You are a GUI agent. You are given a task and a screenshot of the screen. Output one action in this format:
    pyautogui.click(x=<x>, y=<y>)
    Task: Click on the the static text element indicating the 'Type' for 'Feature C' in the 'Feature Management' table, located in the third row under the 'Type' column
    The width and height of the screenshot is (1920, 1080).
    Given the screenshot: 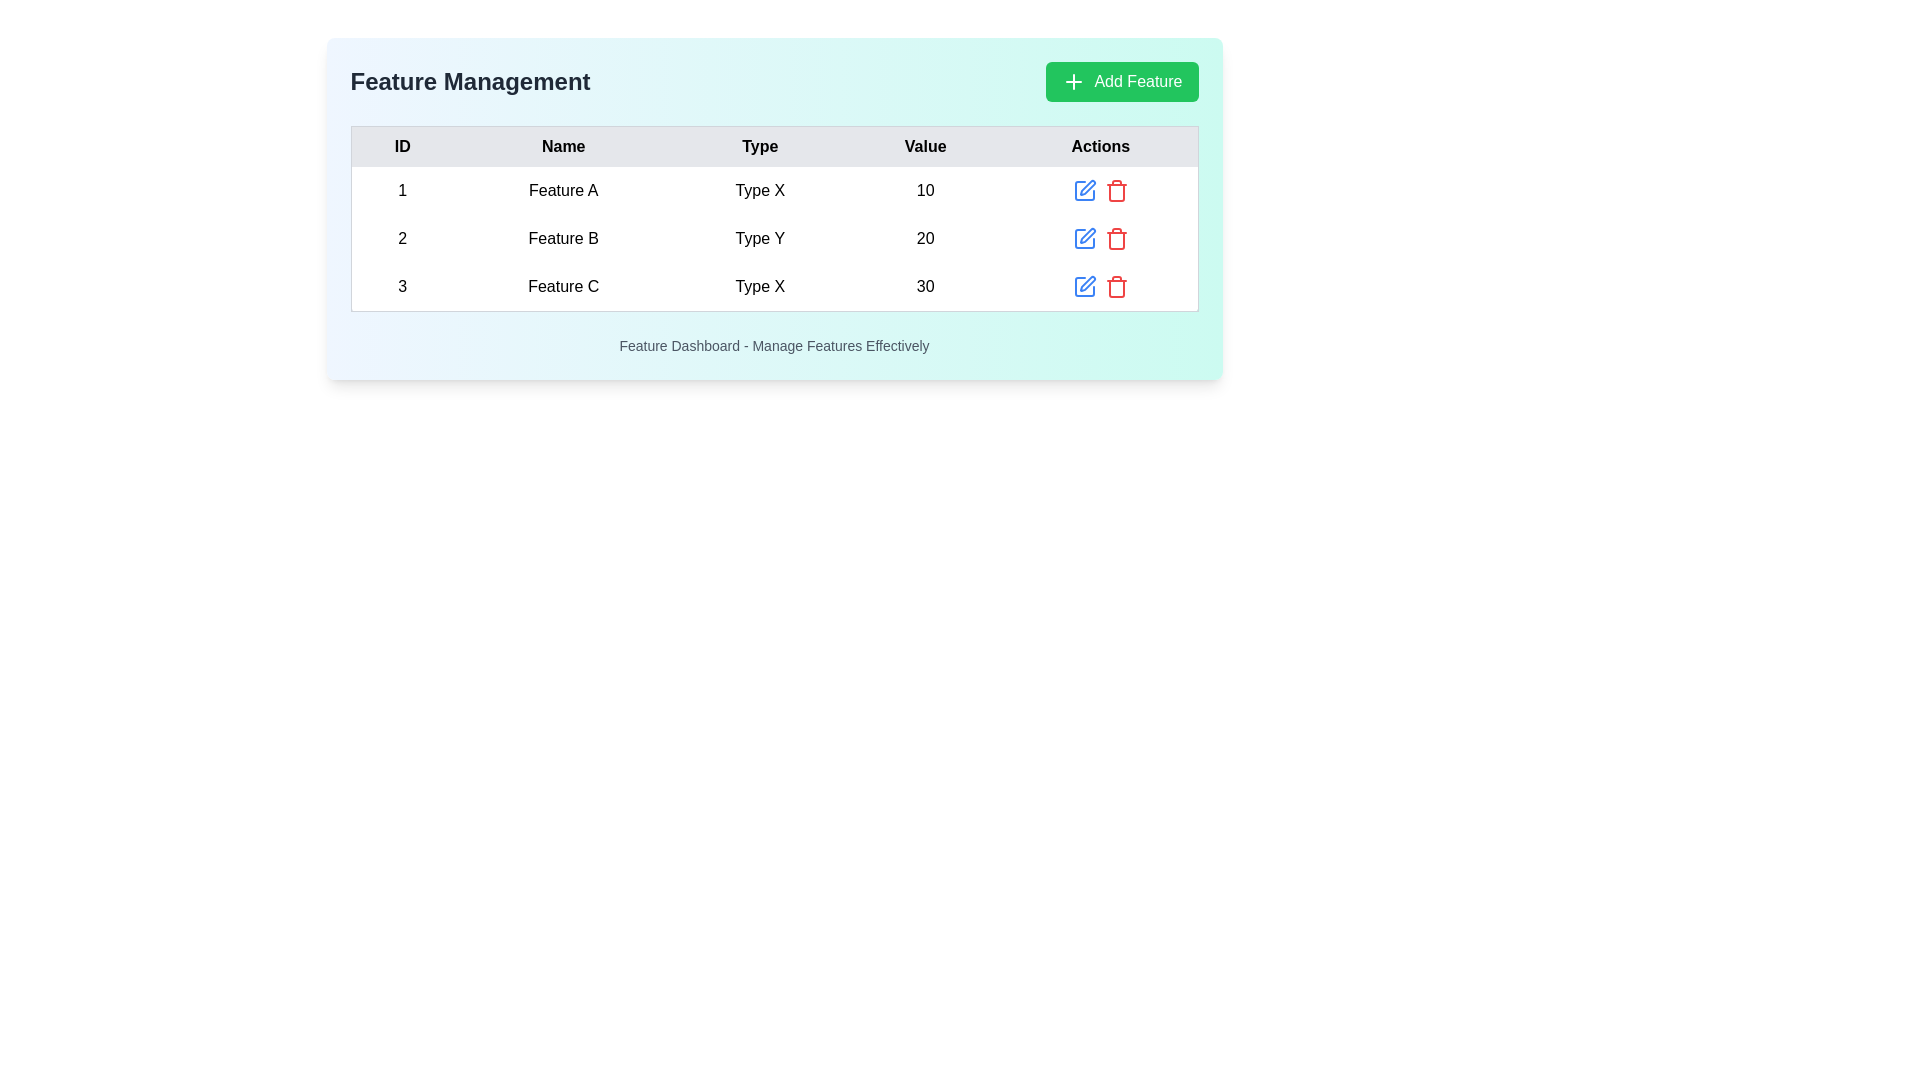 What is the action you would take?
    pyautogui.click(x=759, y=287)
    